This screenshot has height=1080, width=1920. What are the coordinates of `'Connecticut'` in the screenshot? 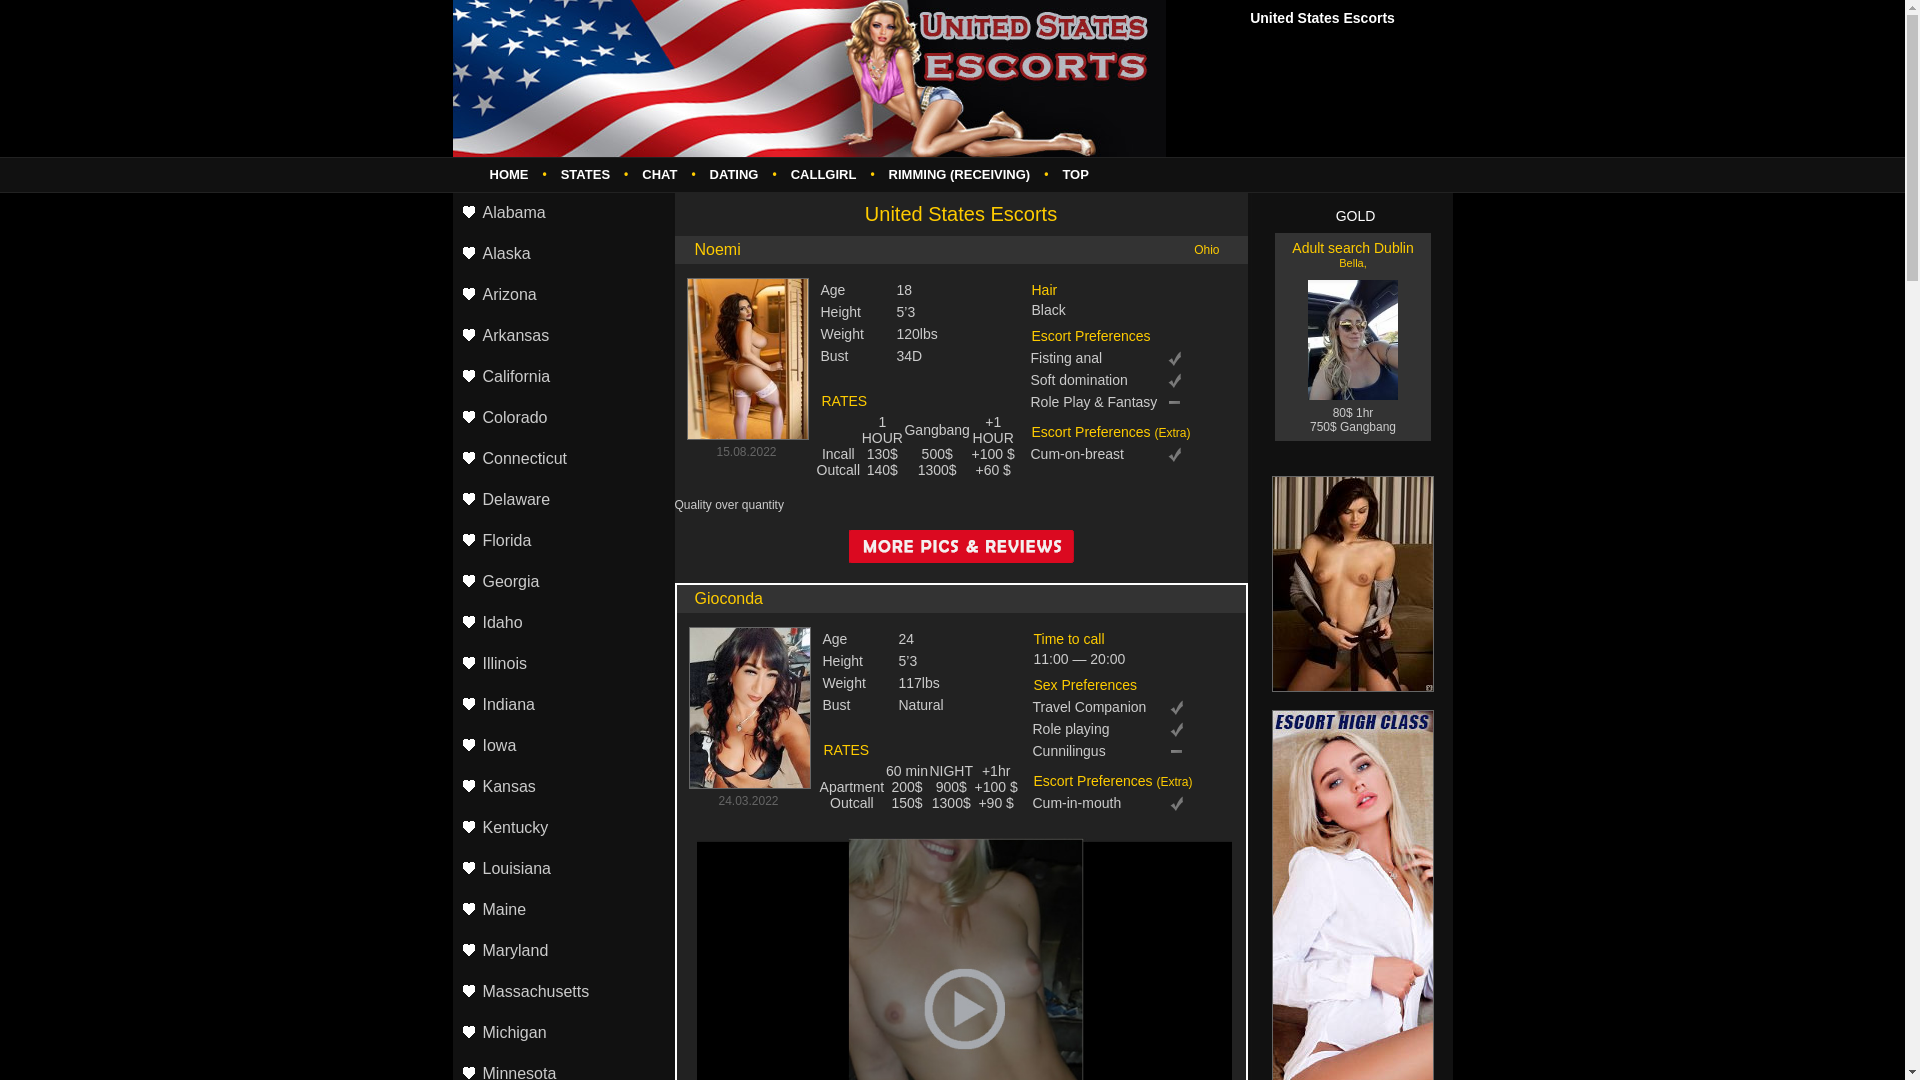 It's located at (560, 459).